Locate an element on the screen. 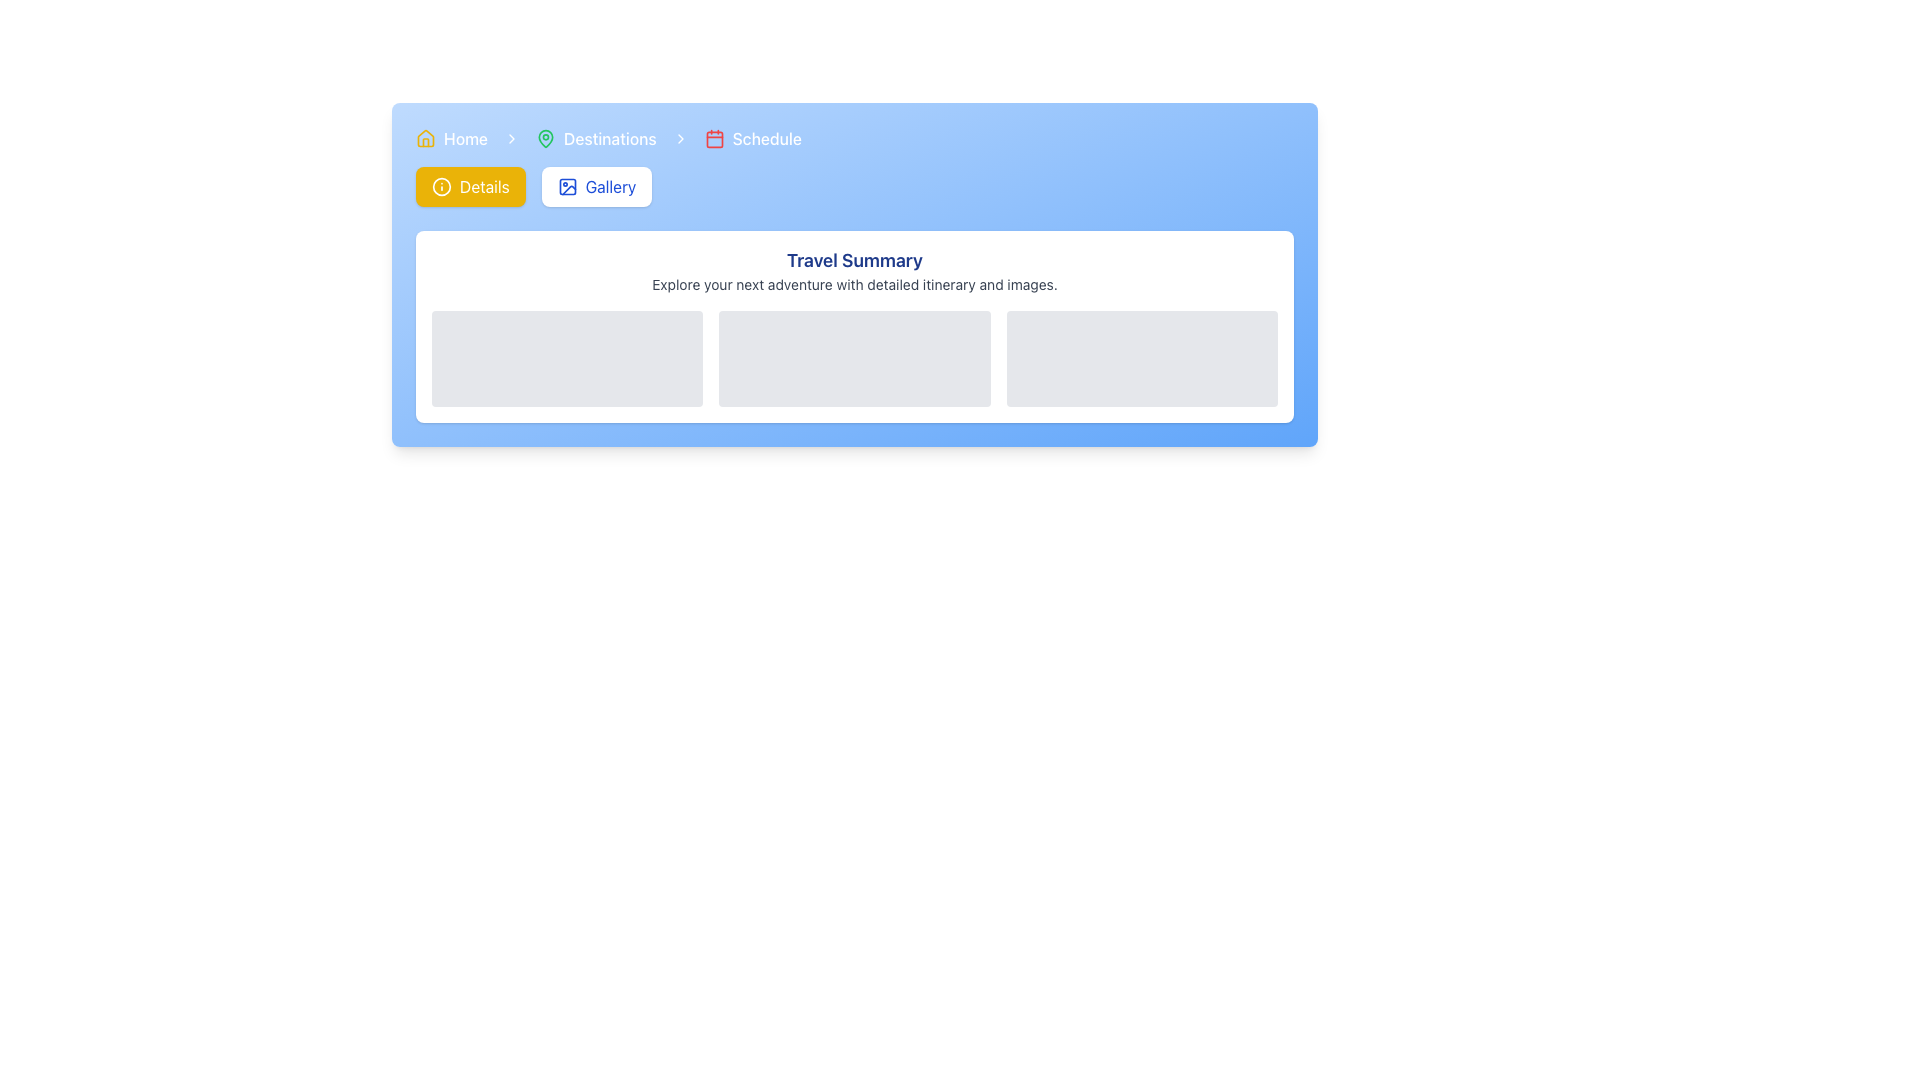 This screenshot has width=1920, height=1080. the green location pin icon located in the top navigation header, next to the text 'Destinations' is located at coordinates (546, 137).